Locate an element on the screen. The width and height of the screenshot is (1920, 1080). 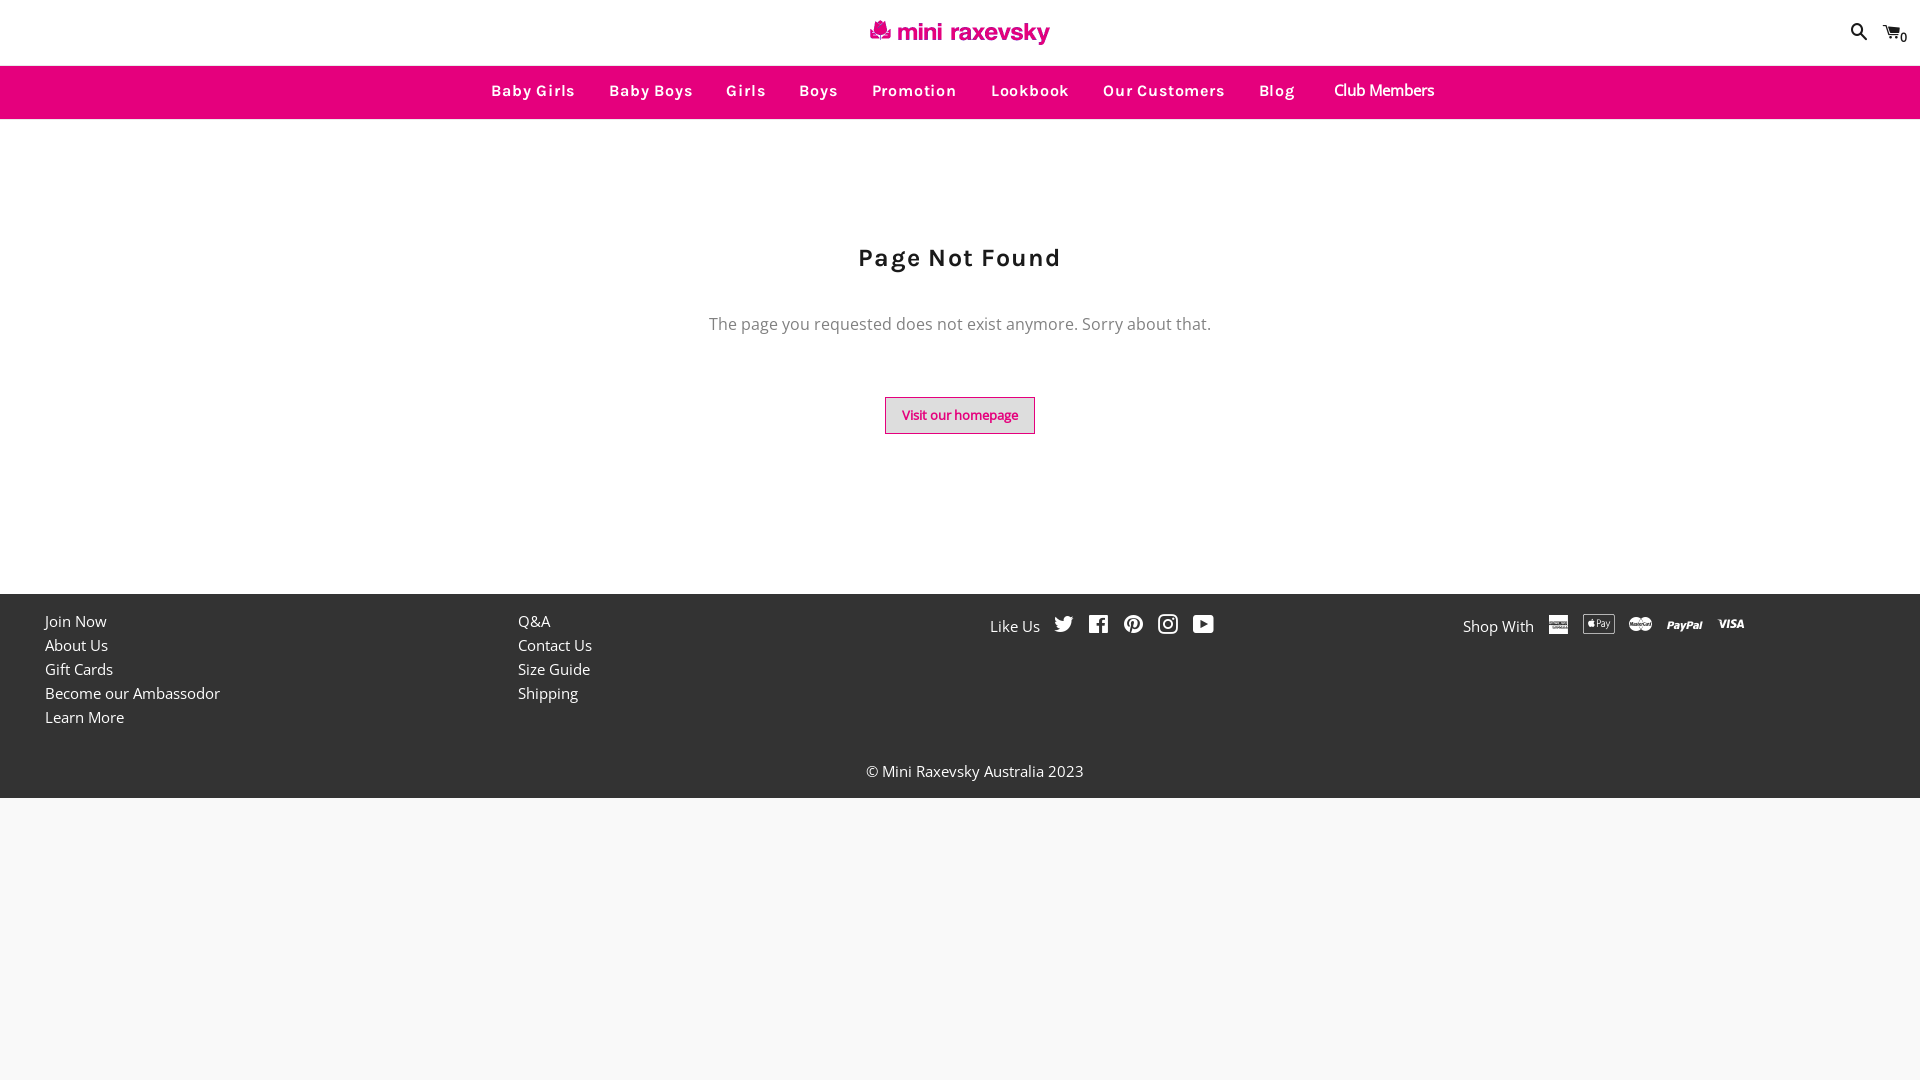
'Club Members' is located at coordinates (1377, 88).